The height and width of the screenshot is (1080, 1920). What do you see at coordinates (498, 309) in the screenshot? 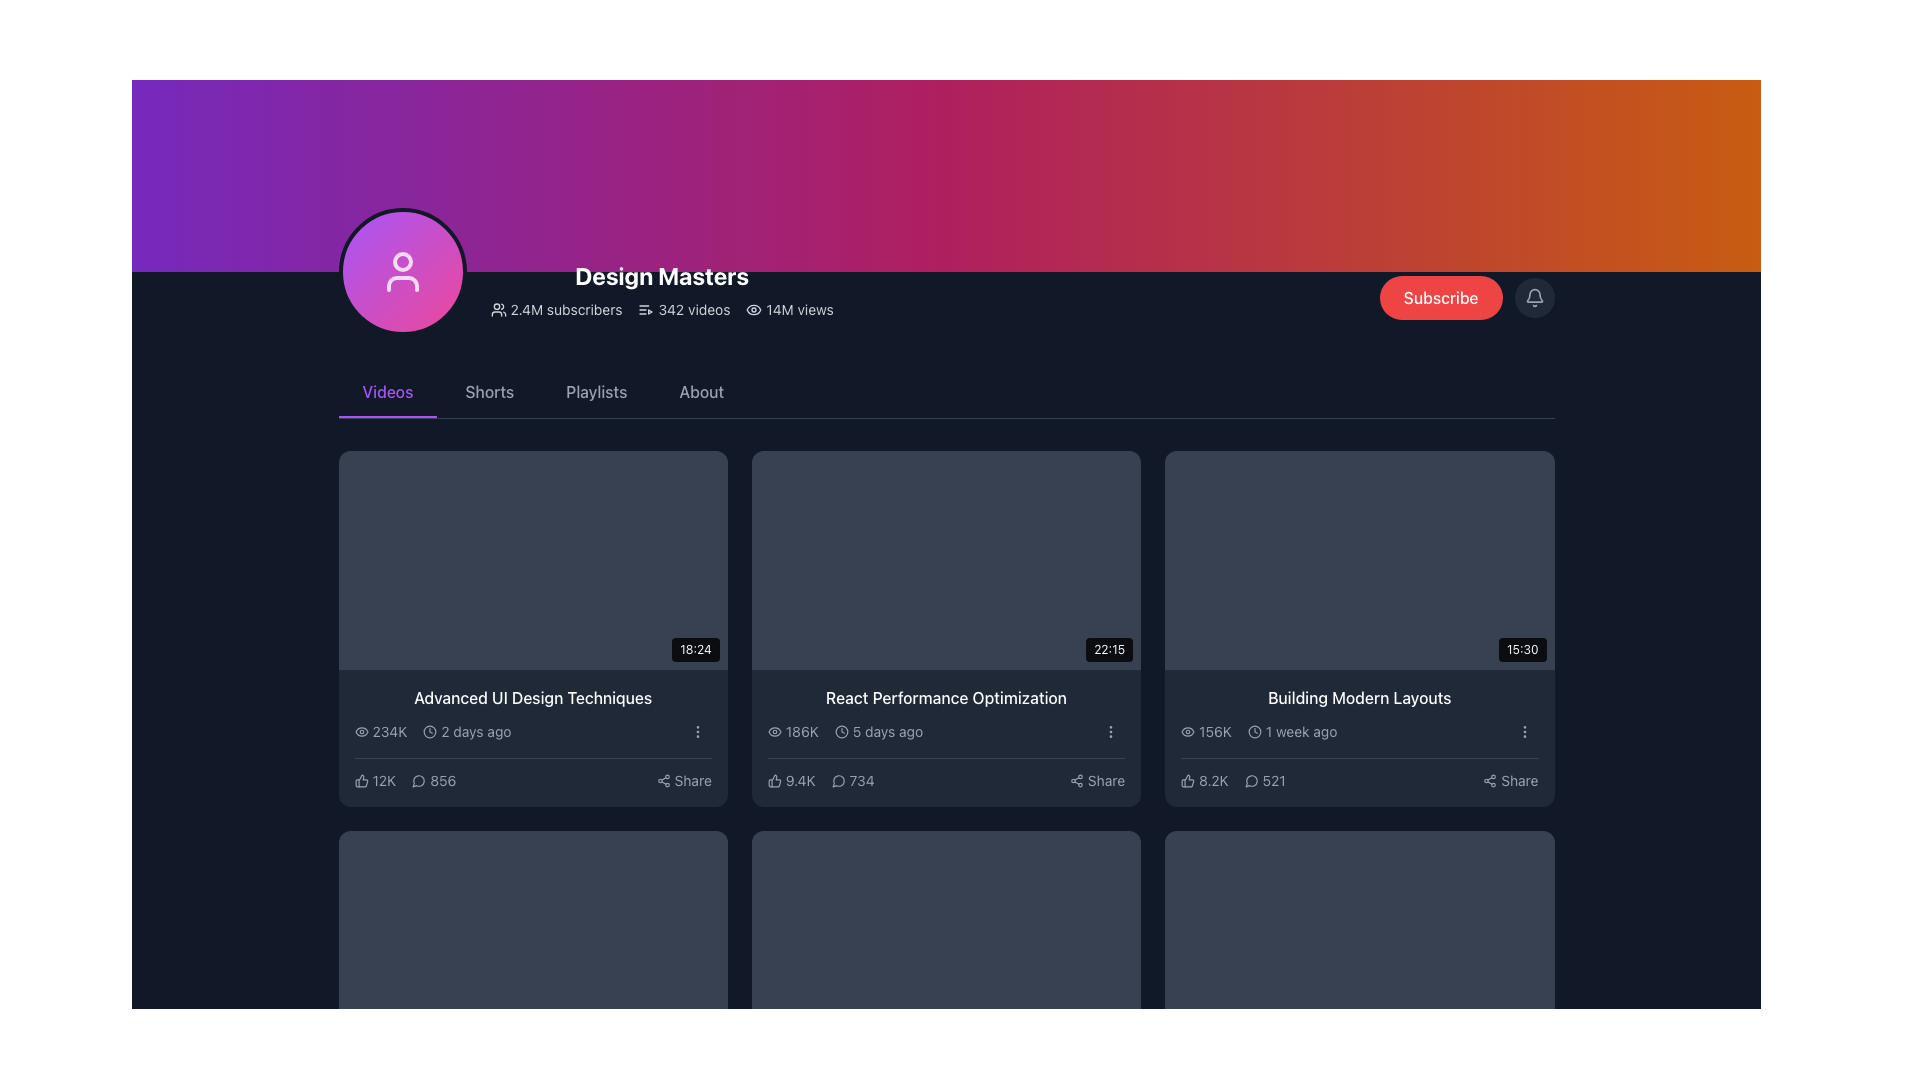
I see `the decorative icon located to the left of the '2.4M subscribers' text, which symbolizes users or subscribers` at bounding box center [498, 309].